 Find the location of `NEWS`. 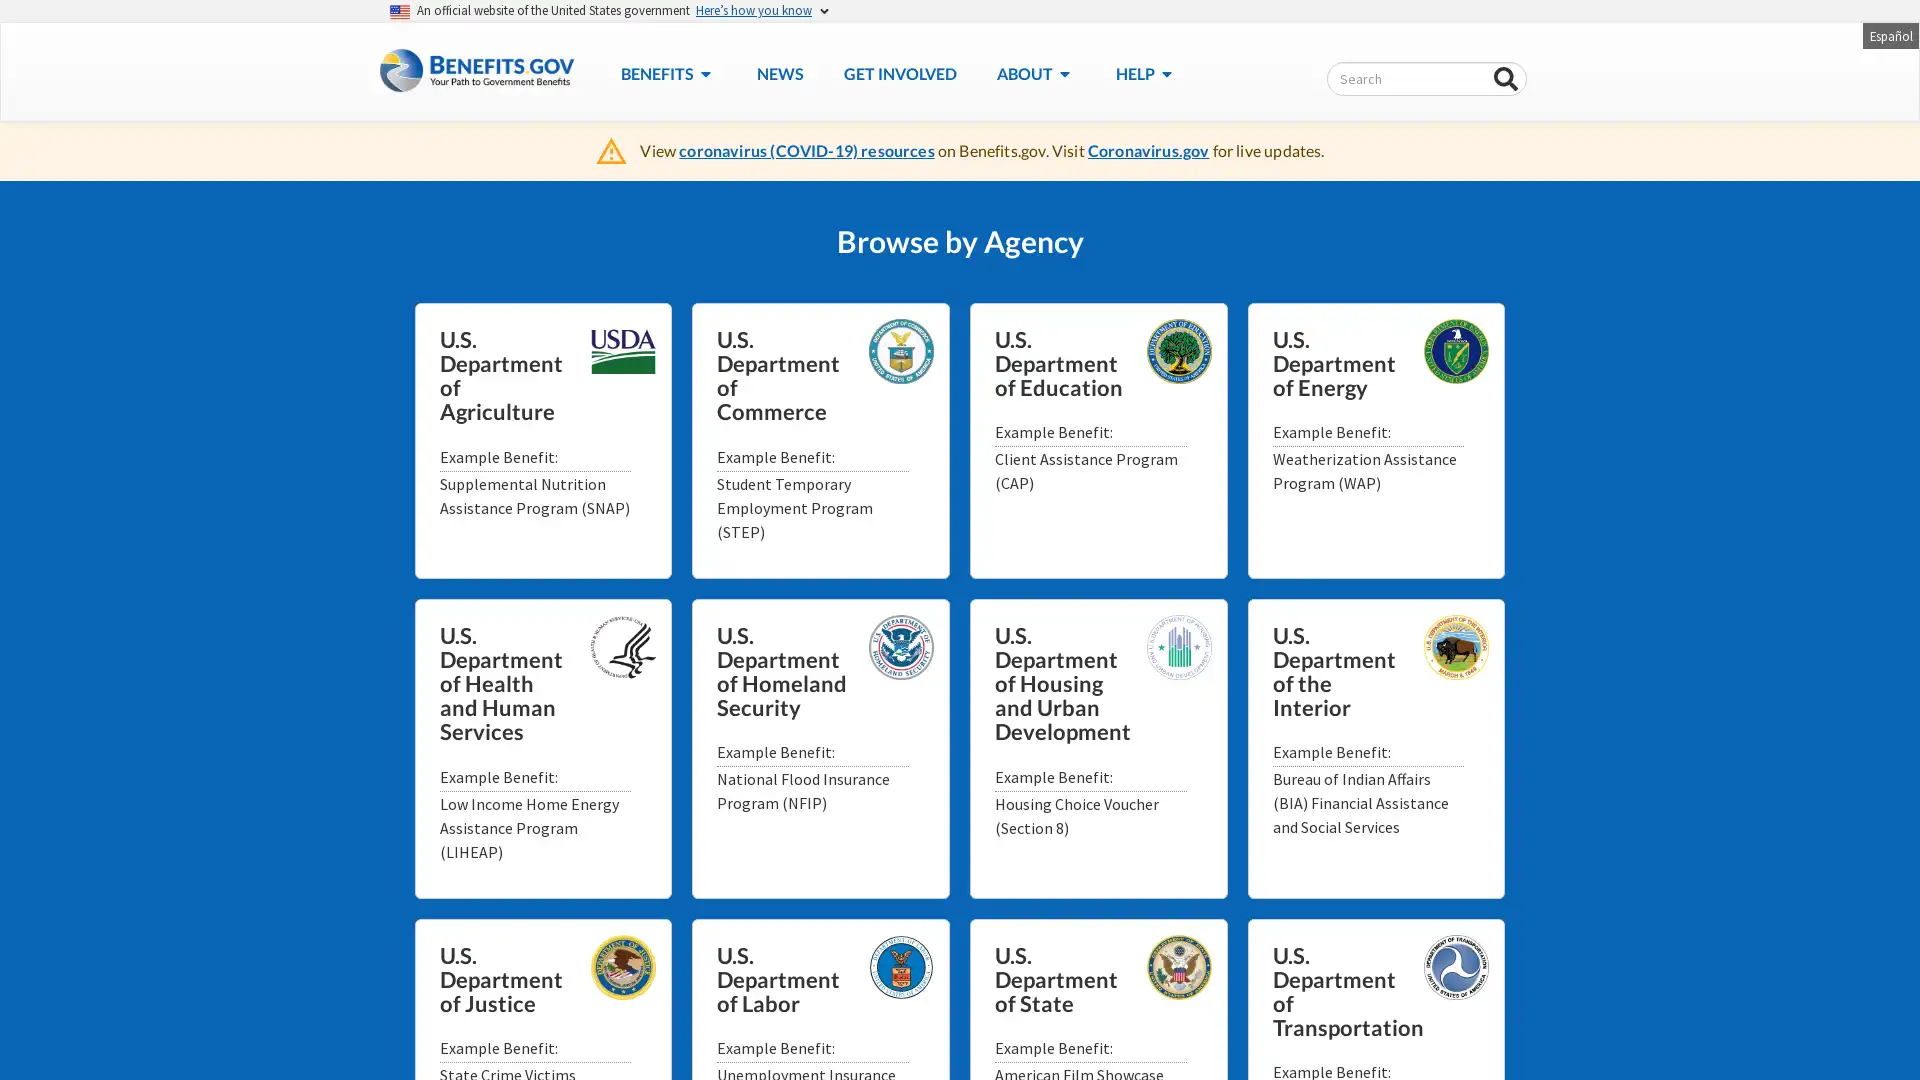

NEWS is located at coordinates (778, 72).